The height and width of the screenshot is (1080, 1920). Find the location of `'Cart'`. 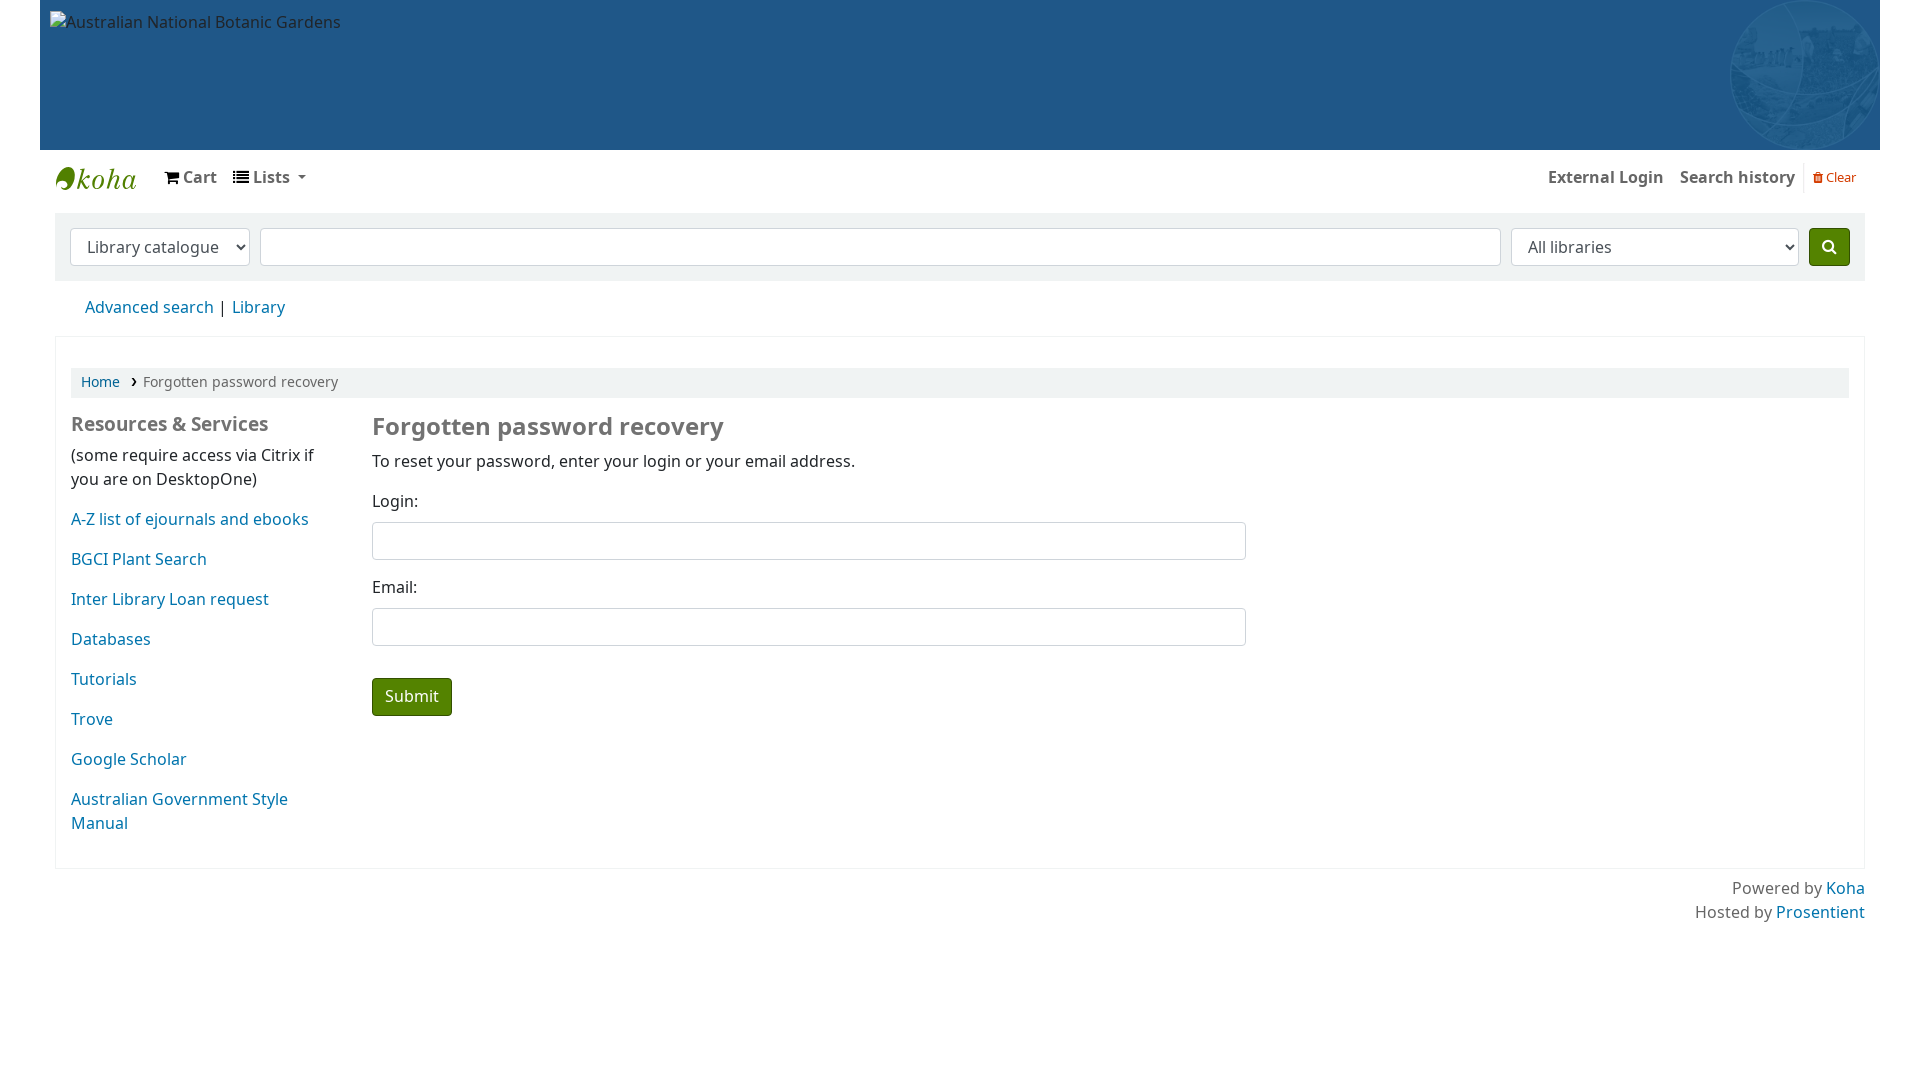

'Cart' is located at coordinates (190, 176).